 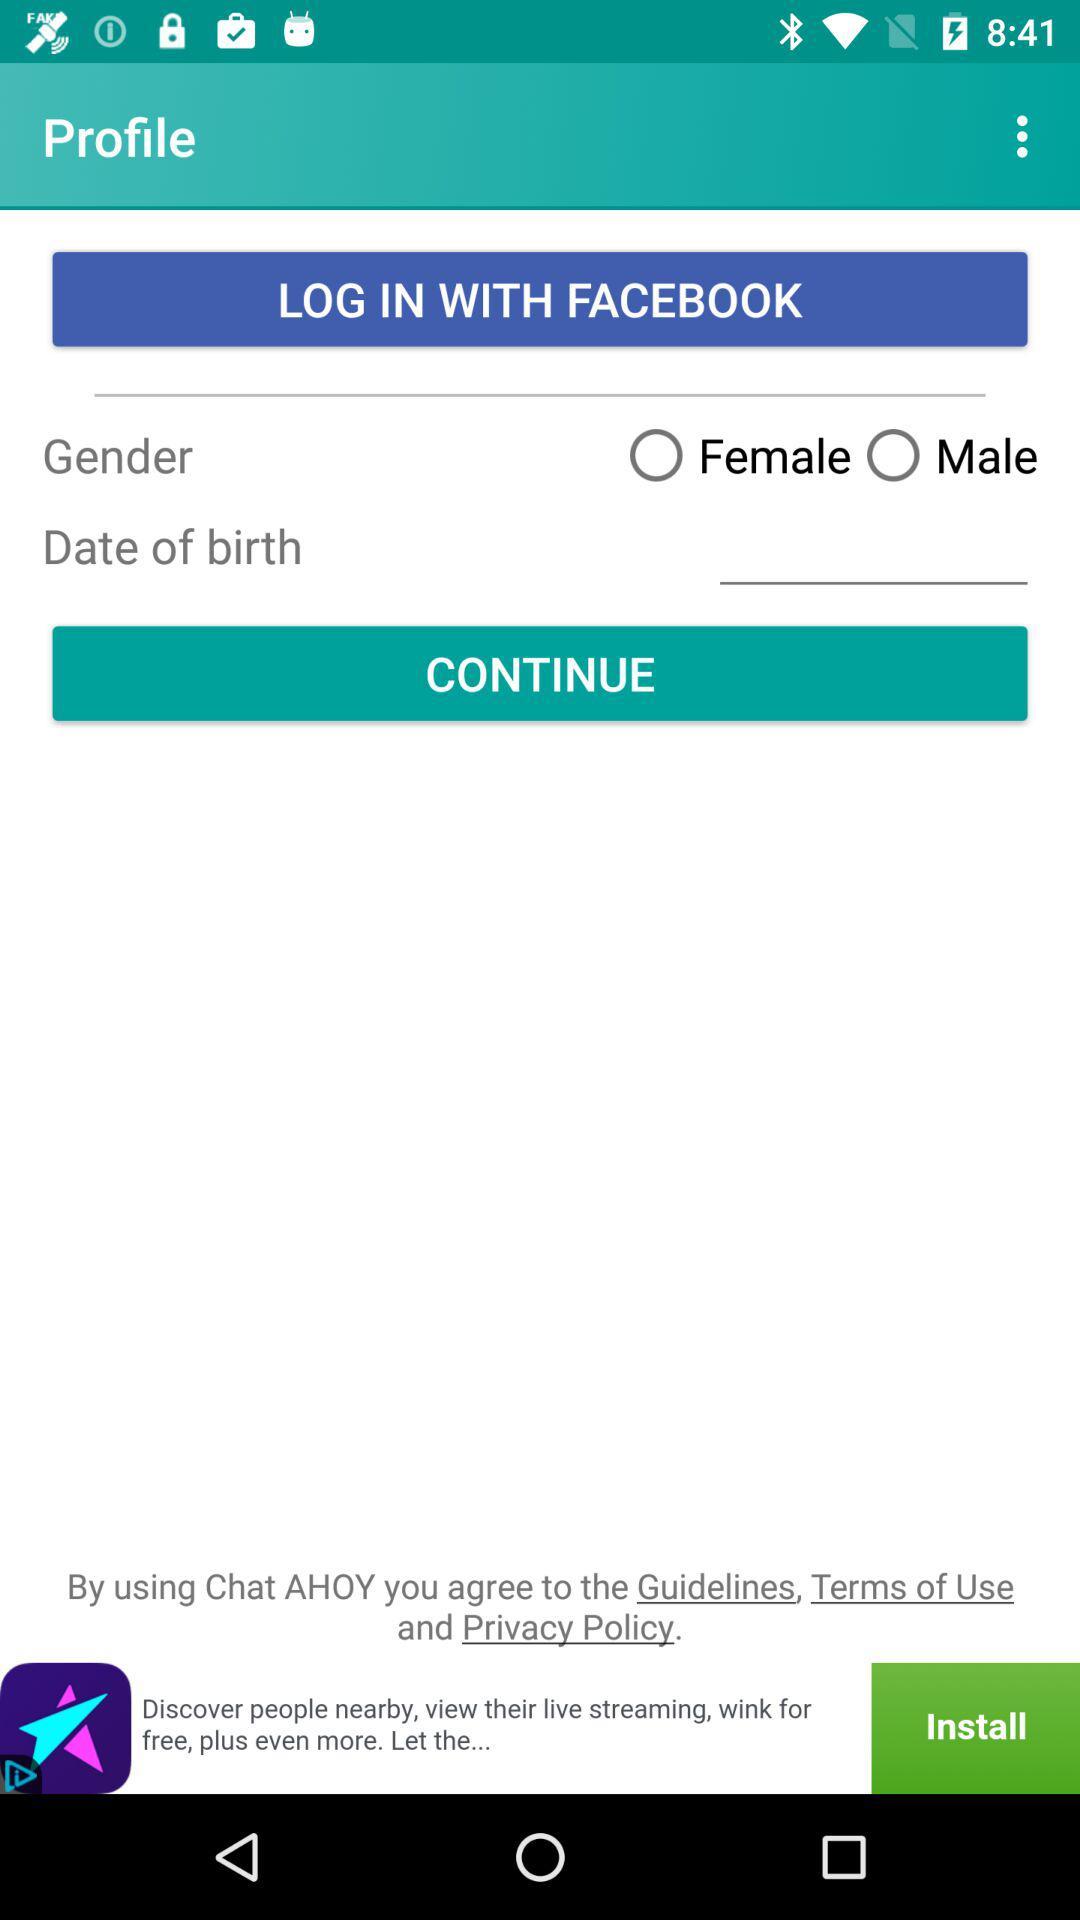 What do you see at coordinates (872, 546) in the screenshot?
I see `item above the continue icon` at bounding box center [872, 546].